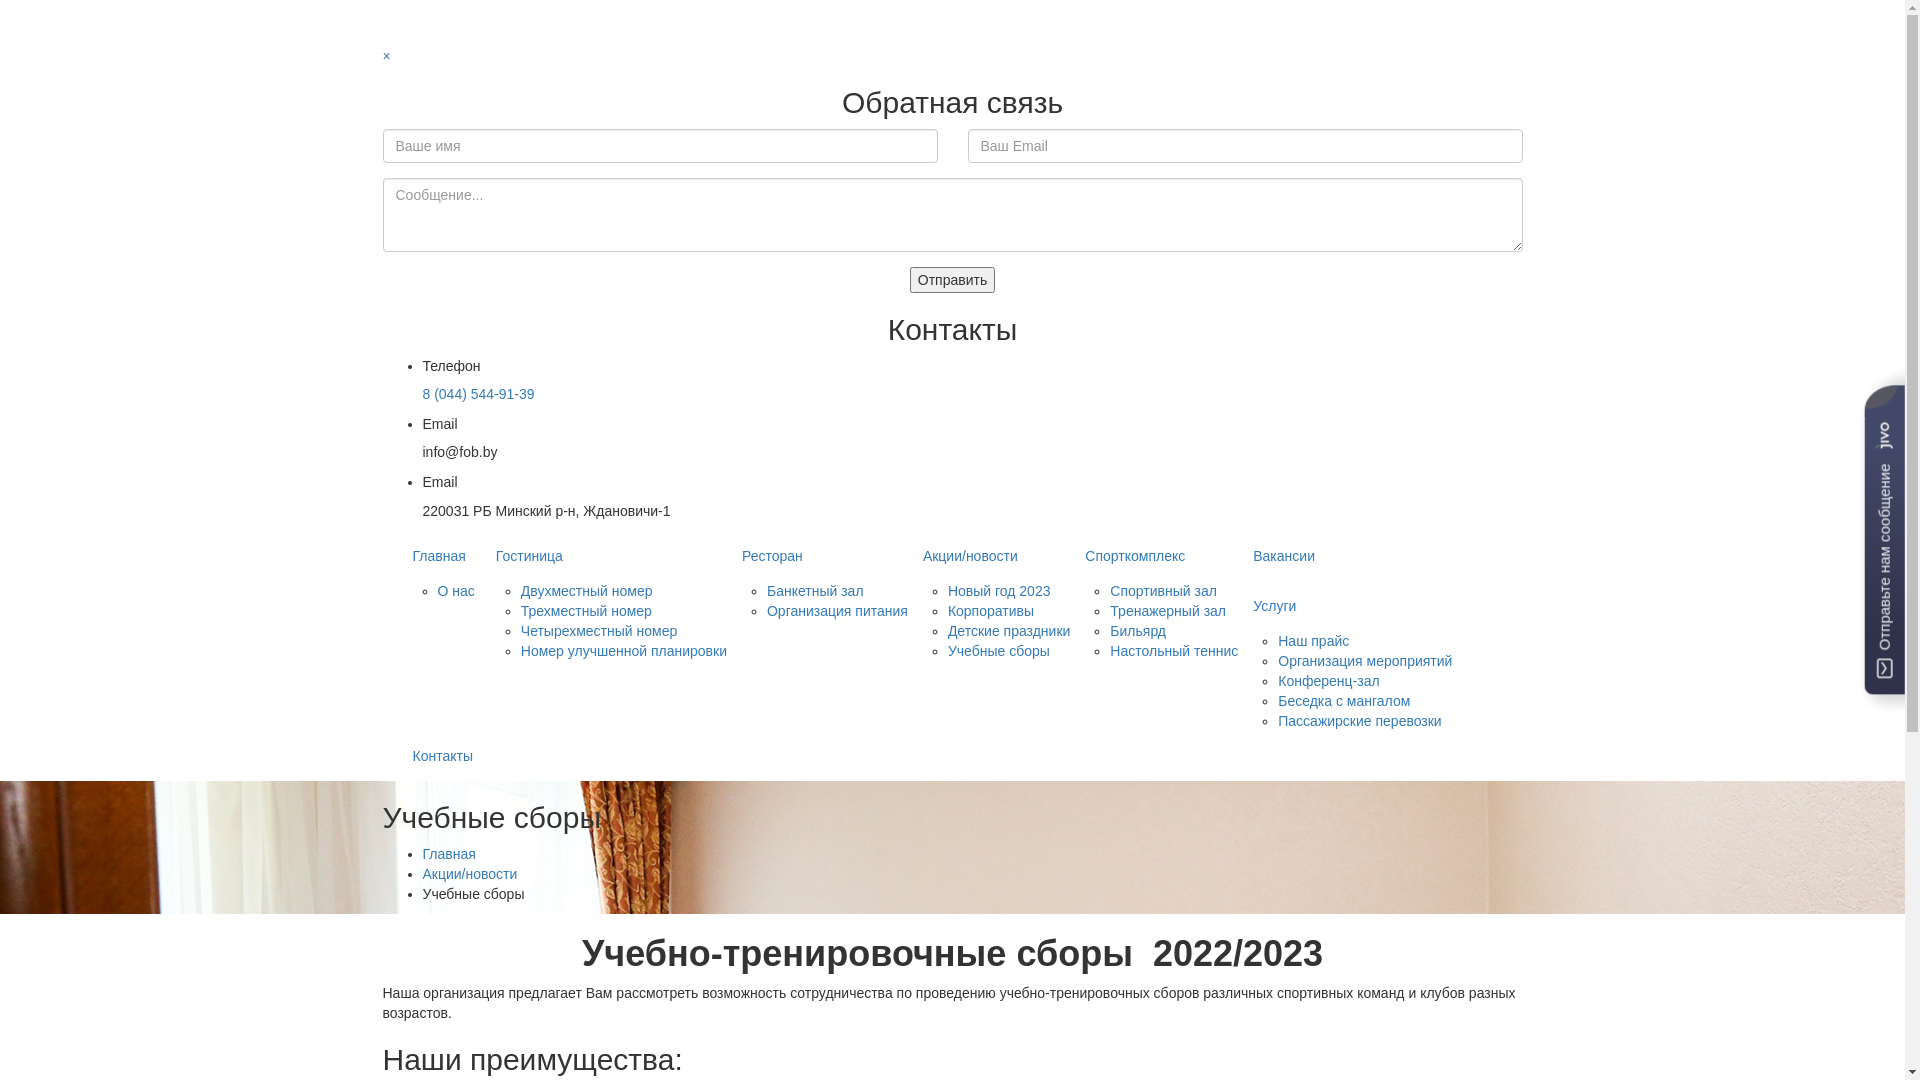 This screenshot has height=1080, width=1920. Describe the element at coordinates (454, 33) in the screenshot. I see `'+375 (44) 501-65-23'` at that location.